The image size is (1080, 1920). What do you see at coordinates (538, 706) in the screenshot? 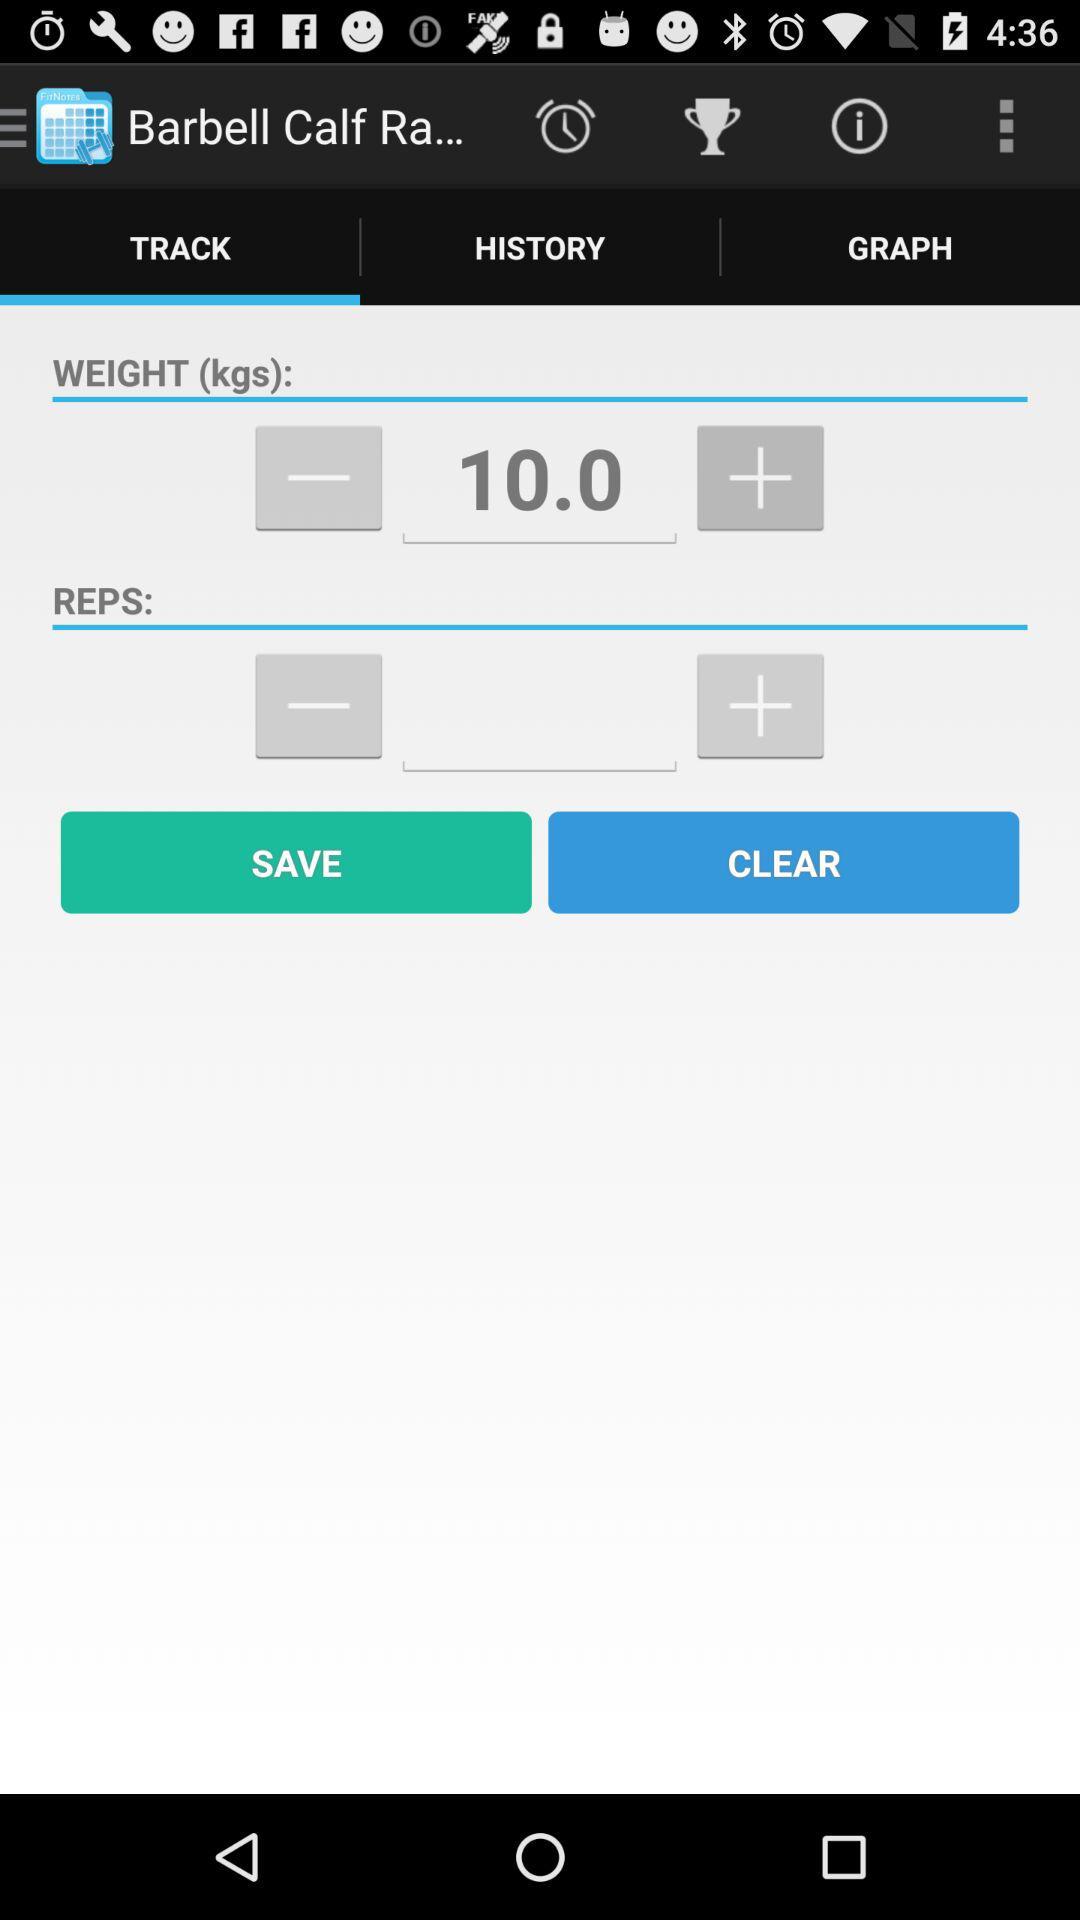
I see `number of repetitions` at bounding box center [538, 706].